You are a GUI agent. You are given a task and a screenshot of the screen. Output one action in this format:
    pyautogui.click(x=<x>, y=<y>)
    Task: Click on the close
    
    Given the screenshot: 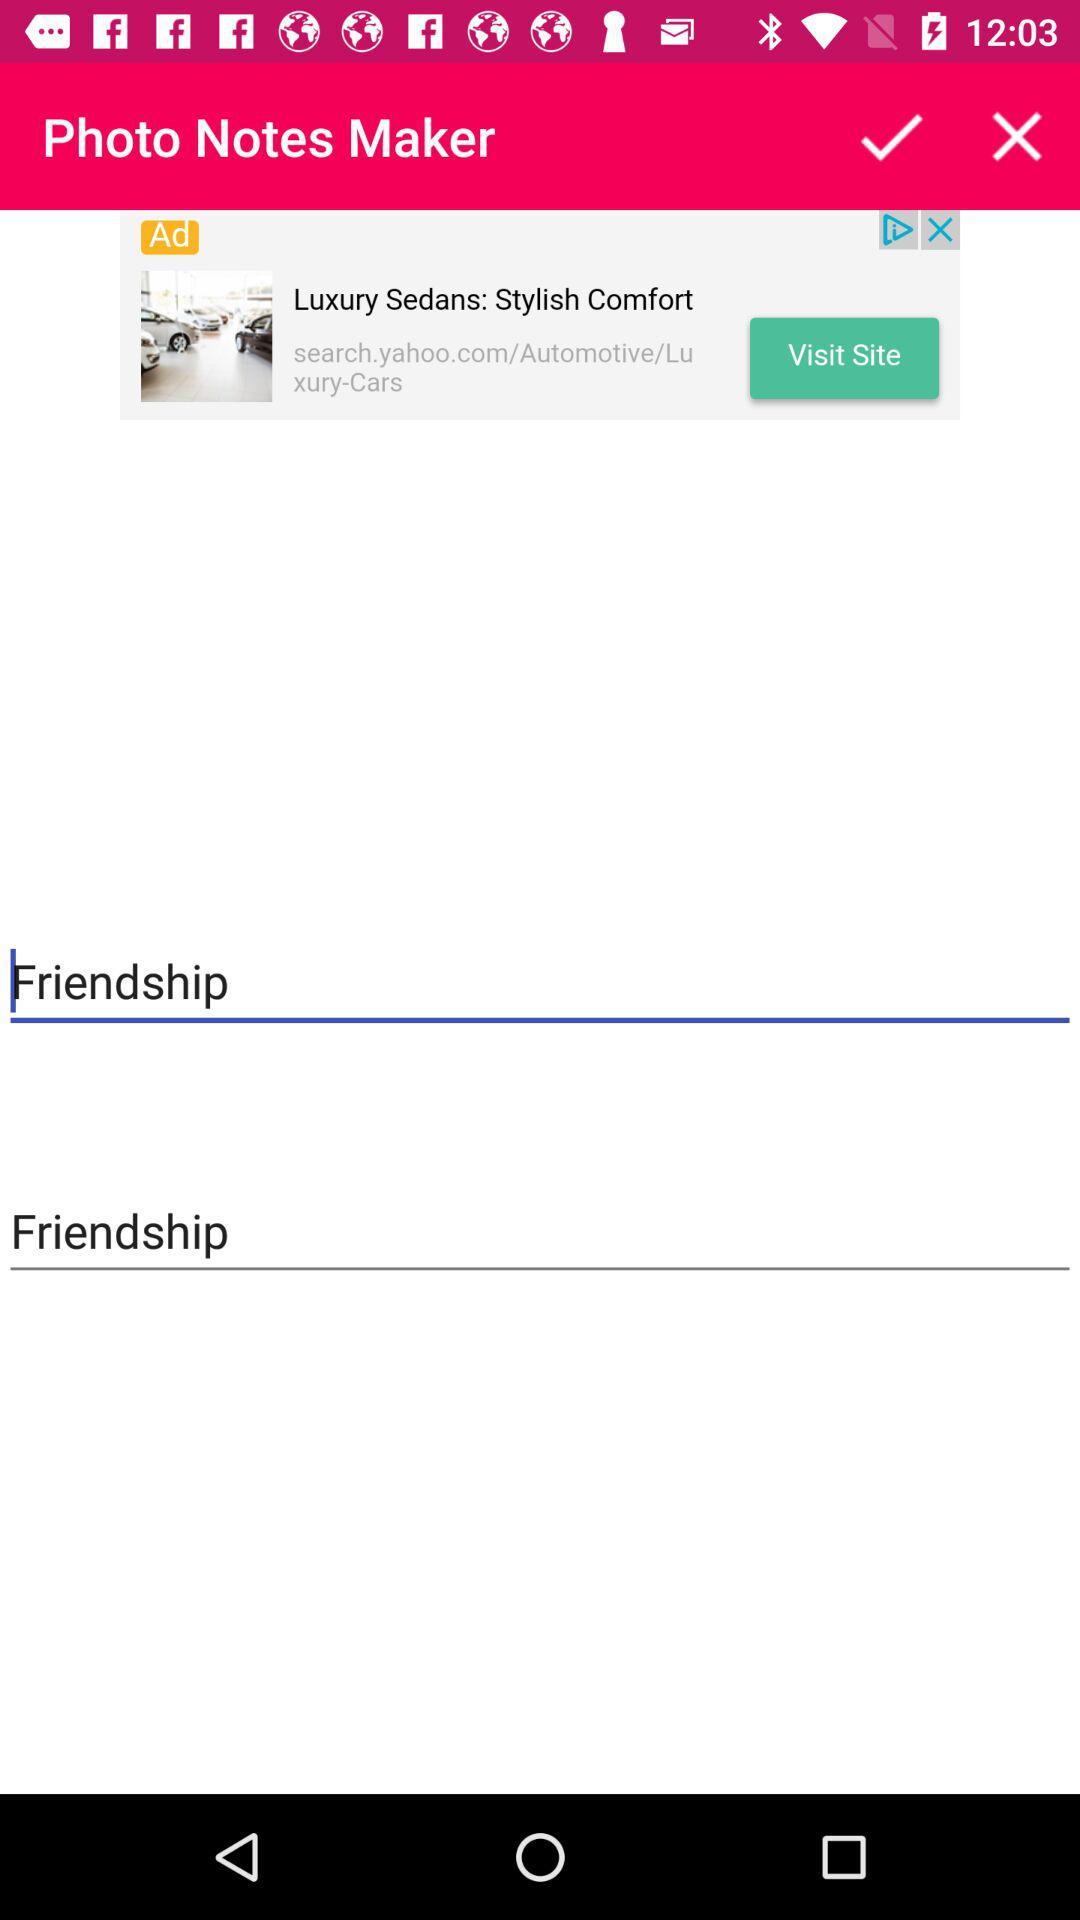 What is the action you would take?
    pyautogui.click(x=1017, y=135)
    